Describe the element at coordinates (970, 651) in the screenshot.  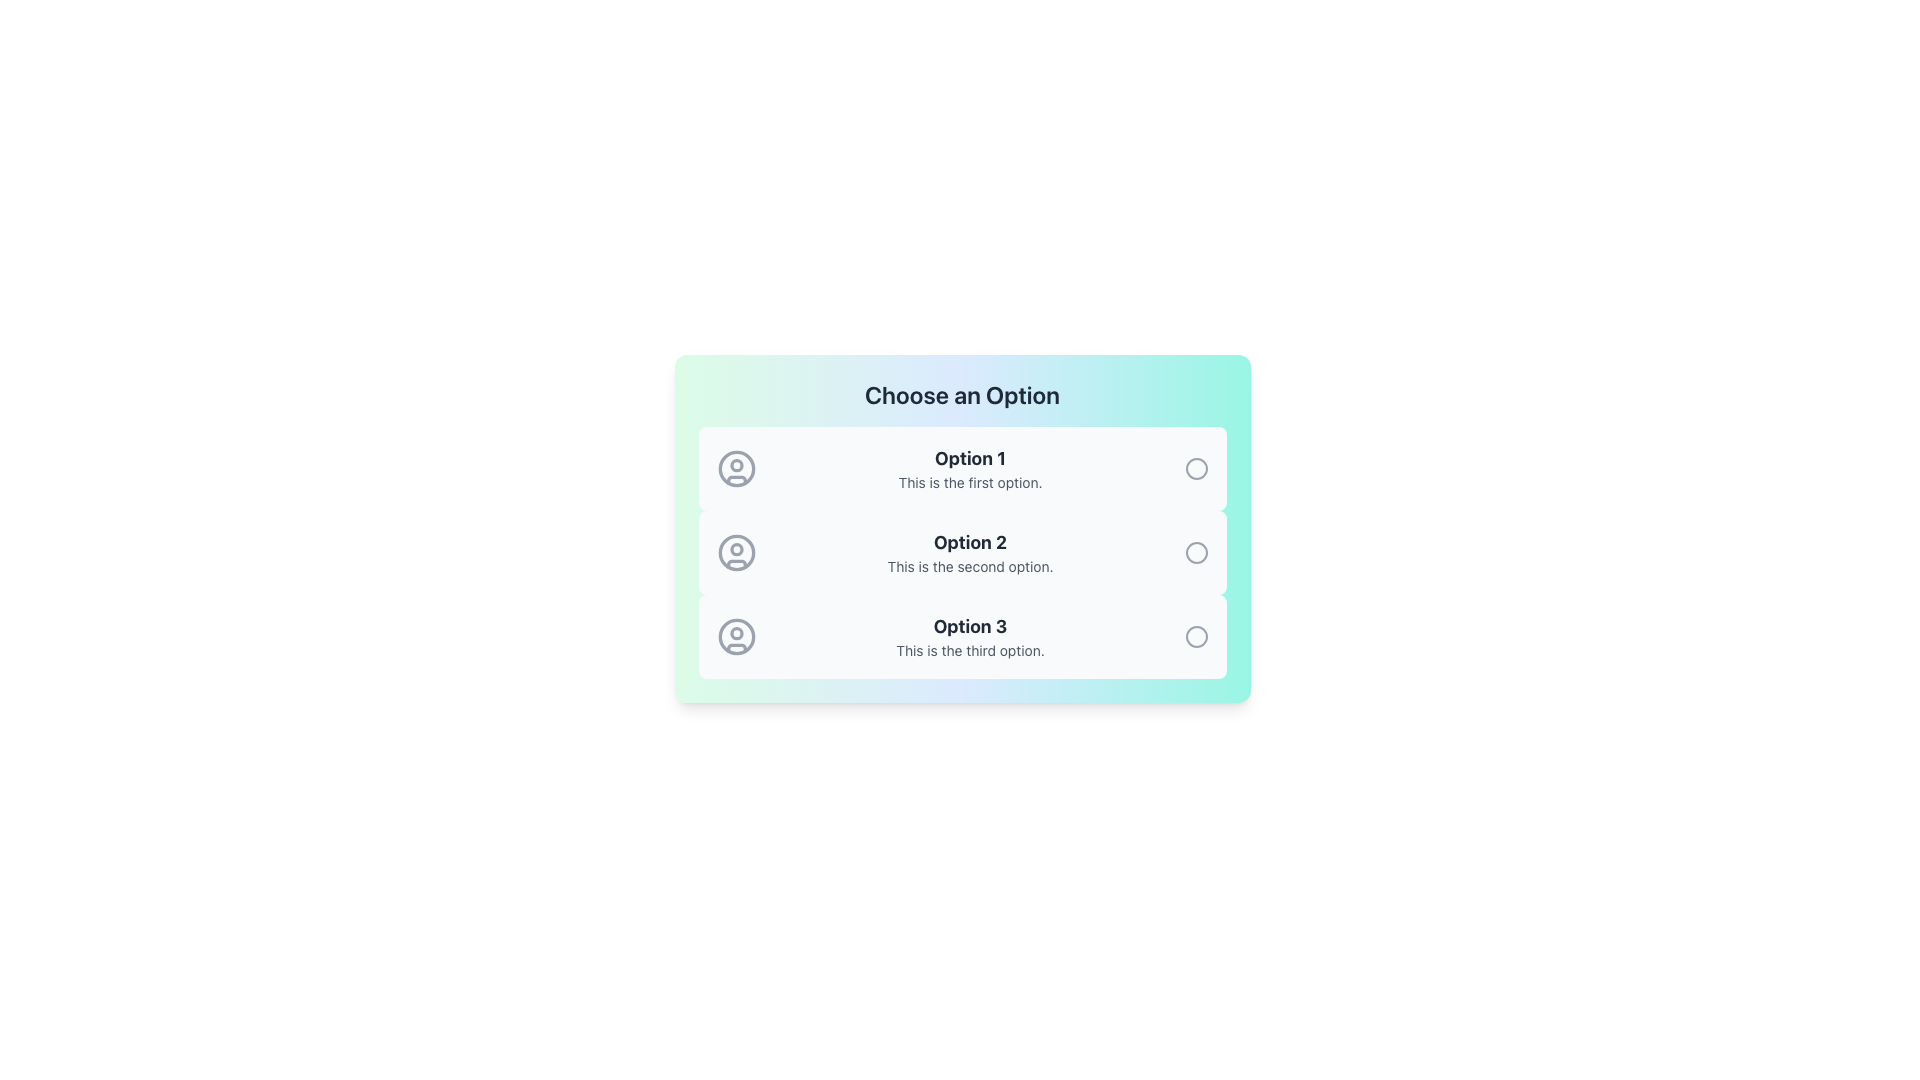
I see `the static text element reading 'This is the third option.' located below 'Option 3' in the UI` at that location.